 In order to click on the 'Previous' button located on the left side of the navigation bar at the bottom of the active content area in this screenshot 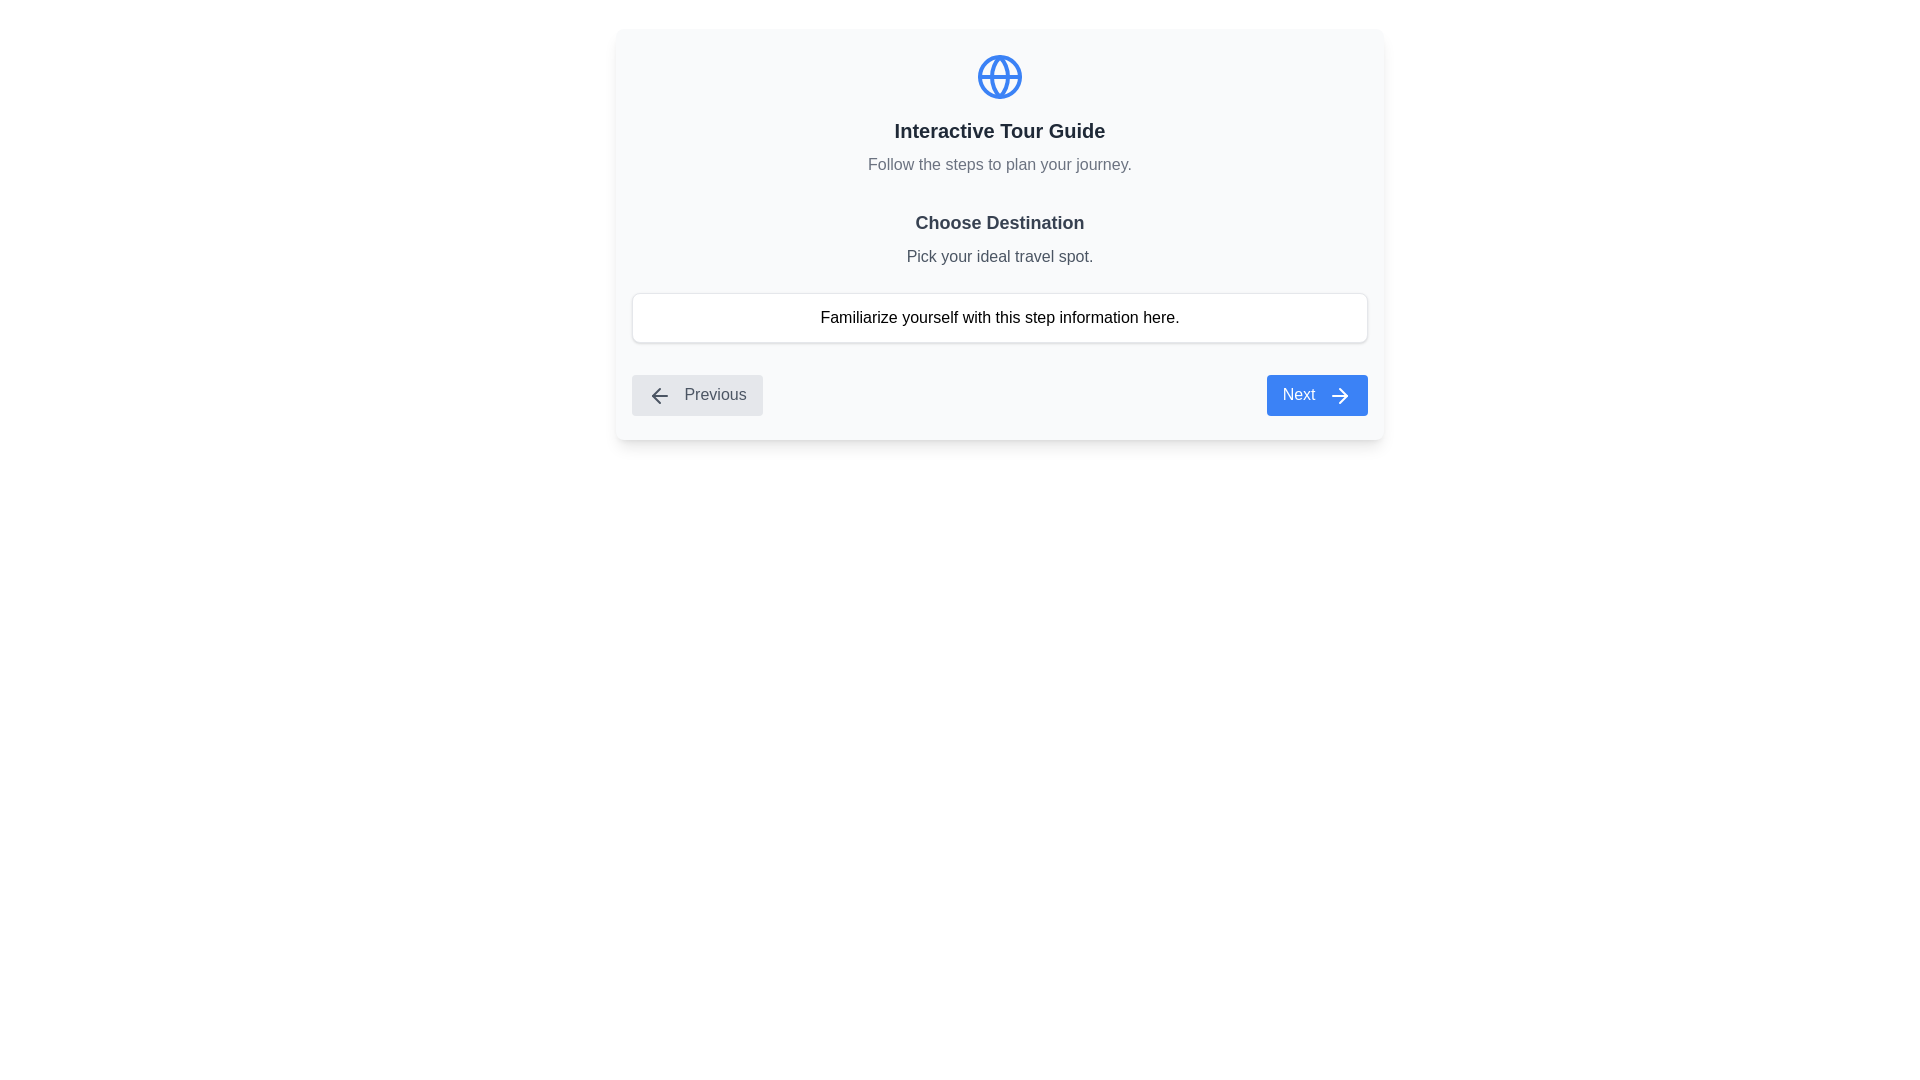, I will do `click(697, 395)`.